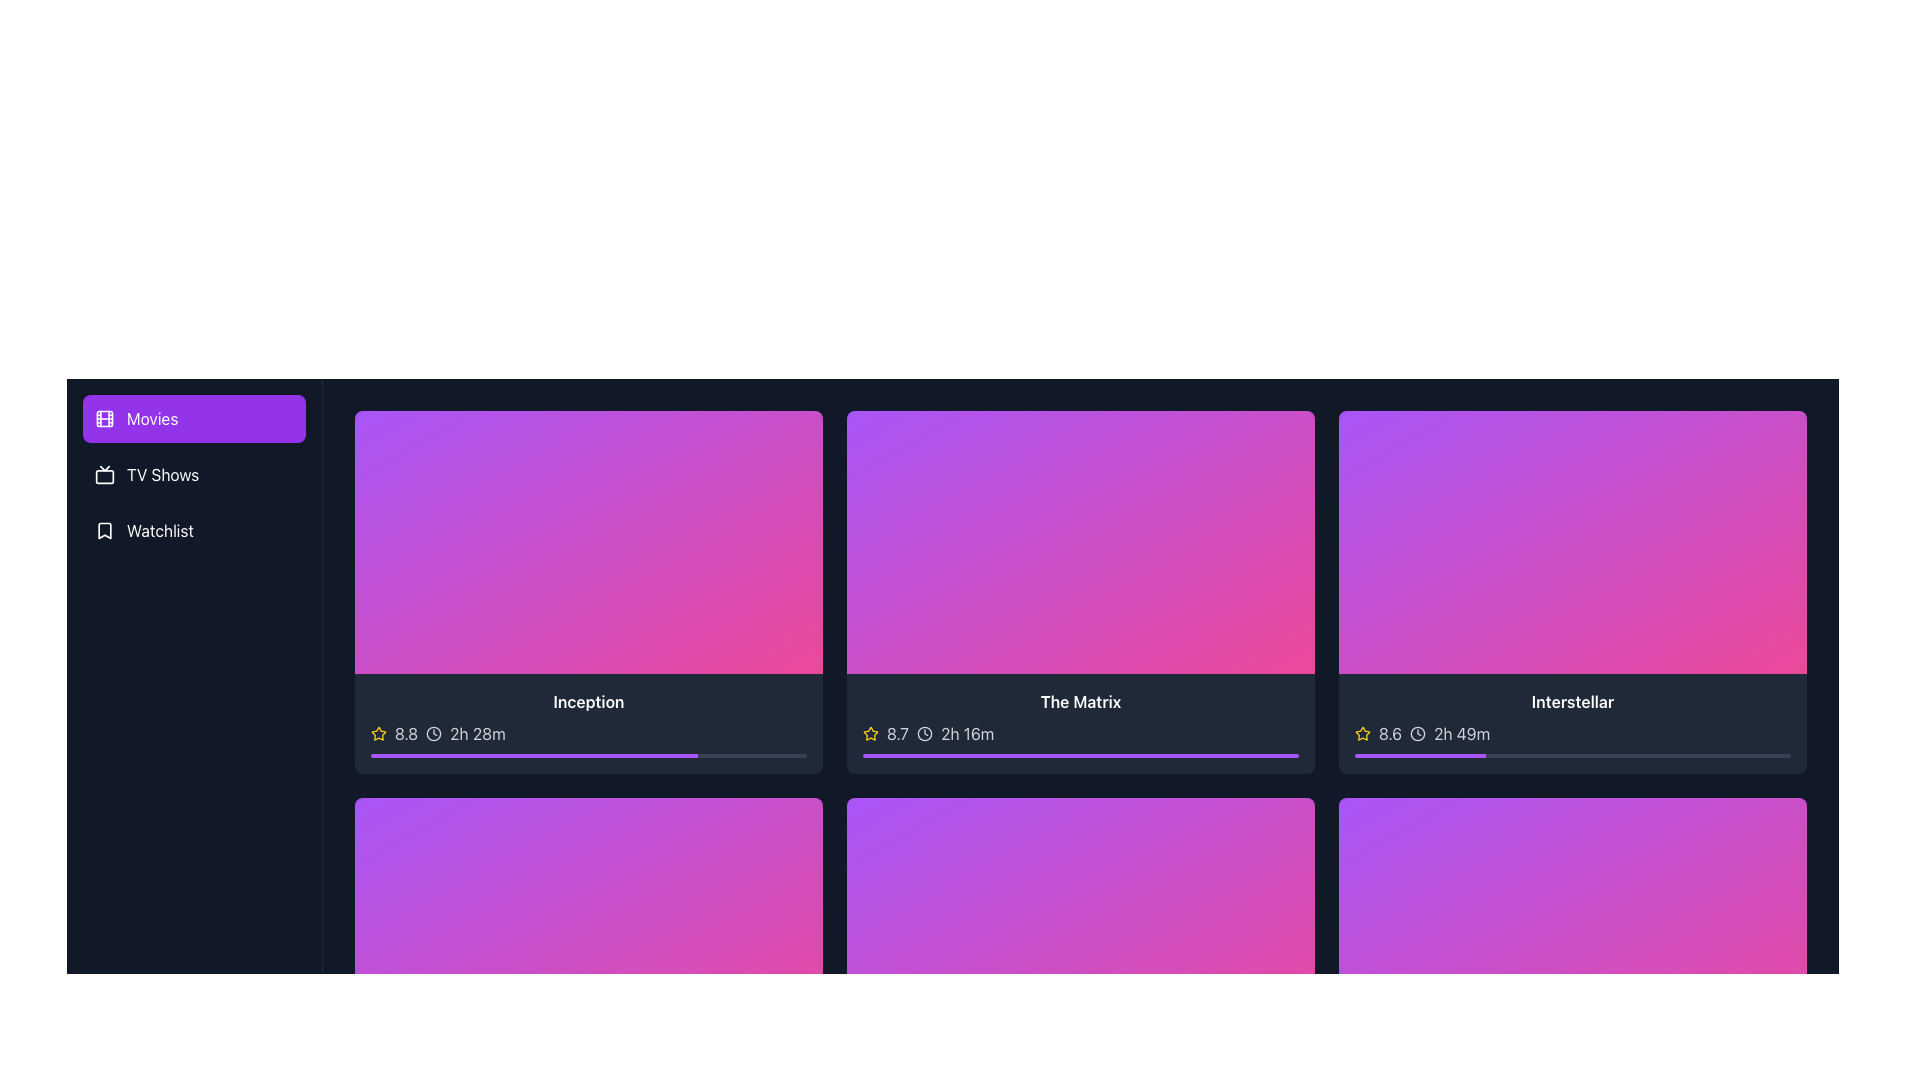  What do you see at coordinates (1417, 734) in the screenshot?
I see `the details of the circular part of the clock icon, which represents time-related information next to the rating or time information` at bounding box center [1417, 734].